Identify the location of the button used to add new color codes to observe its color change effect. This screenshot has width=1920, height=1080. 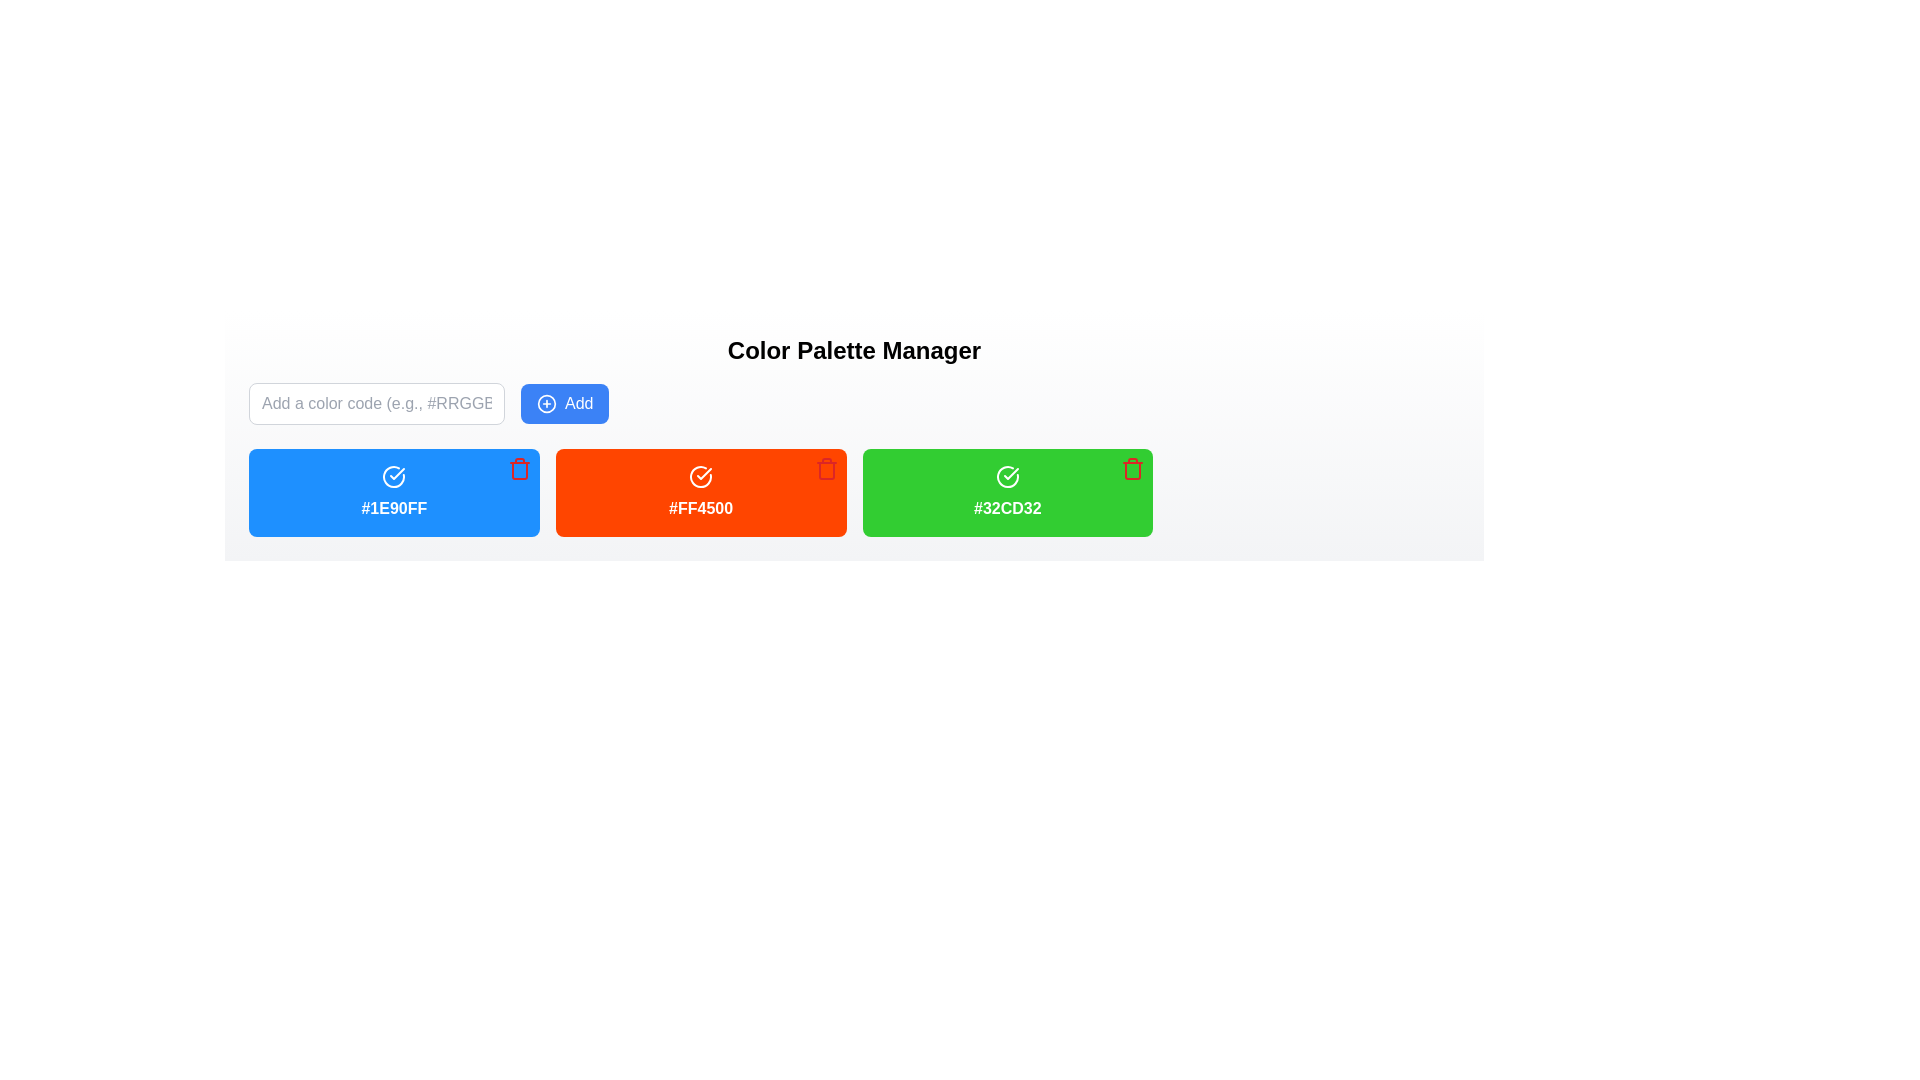
(564, 404).